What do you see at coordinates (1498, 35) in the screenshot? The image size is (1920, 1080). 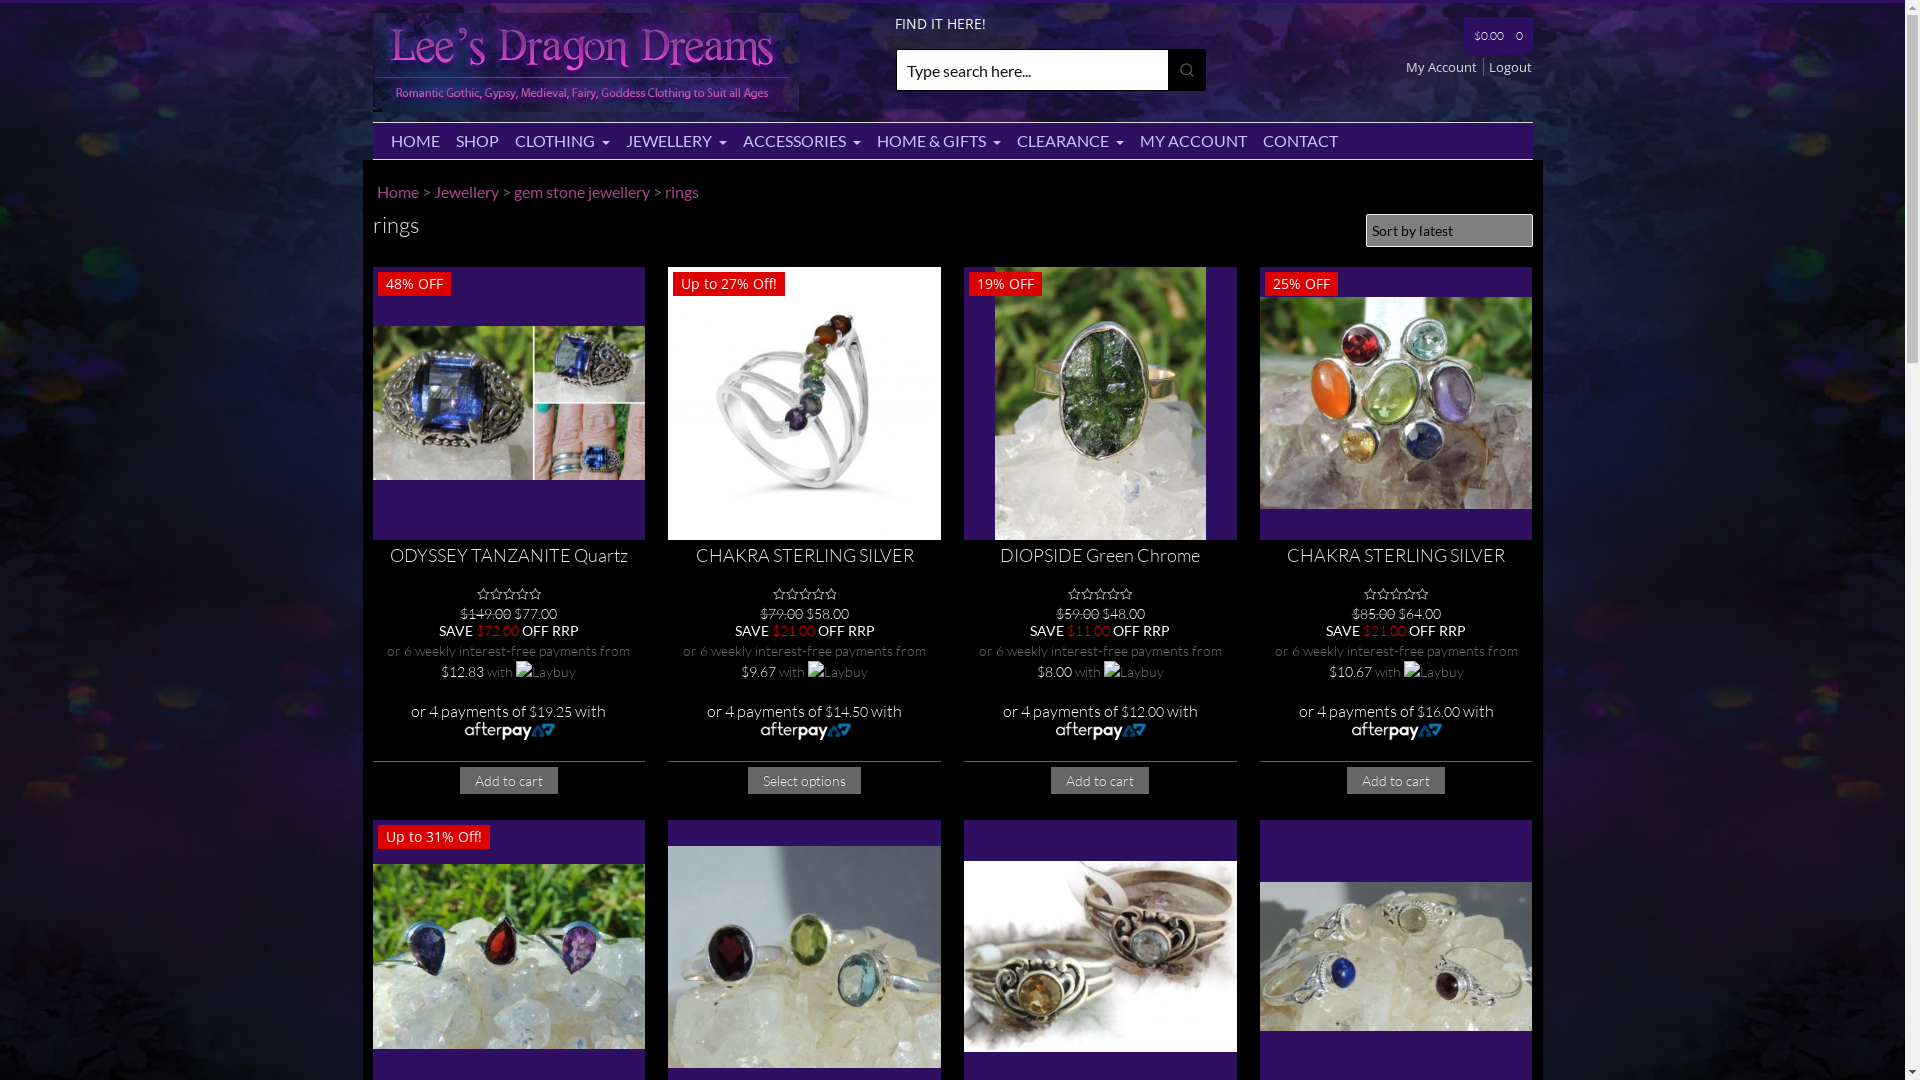 I see `'$0.00 0'` at bounding box center [1498, 35].